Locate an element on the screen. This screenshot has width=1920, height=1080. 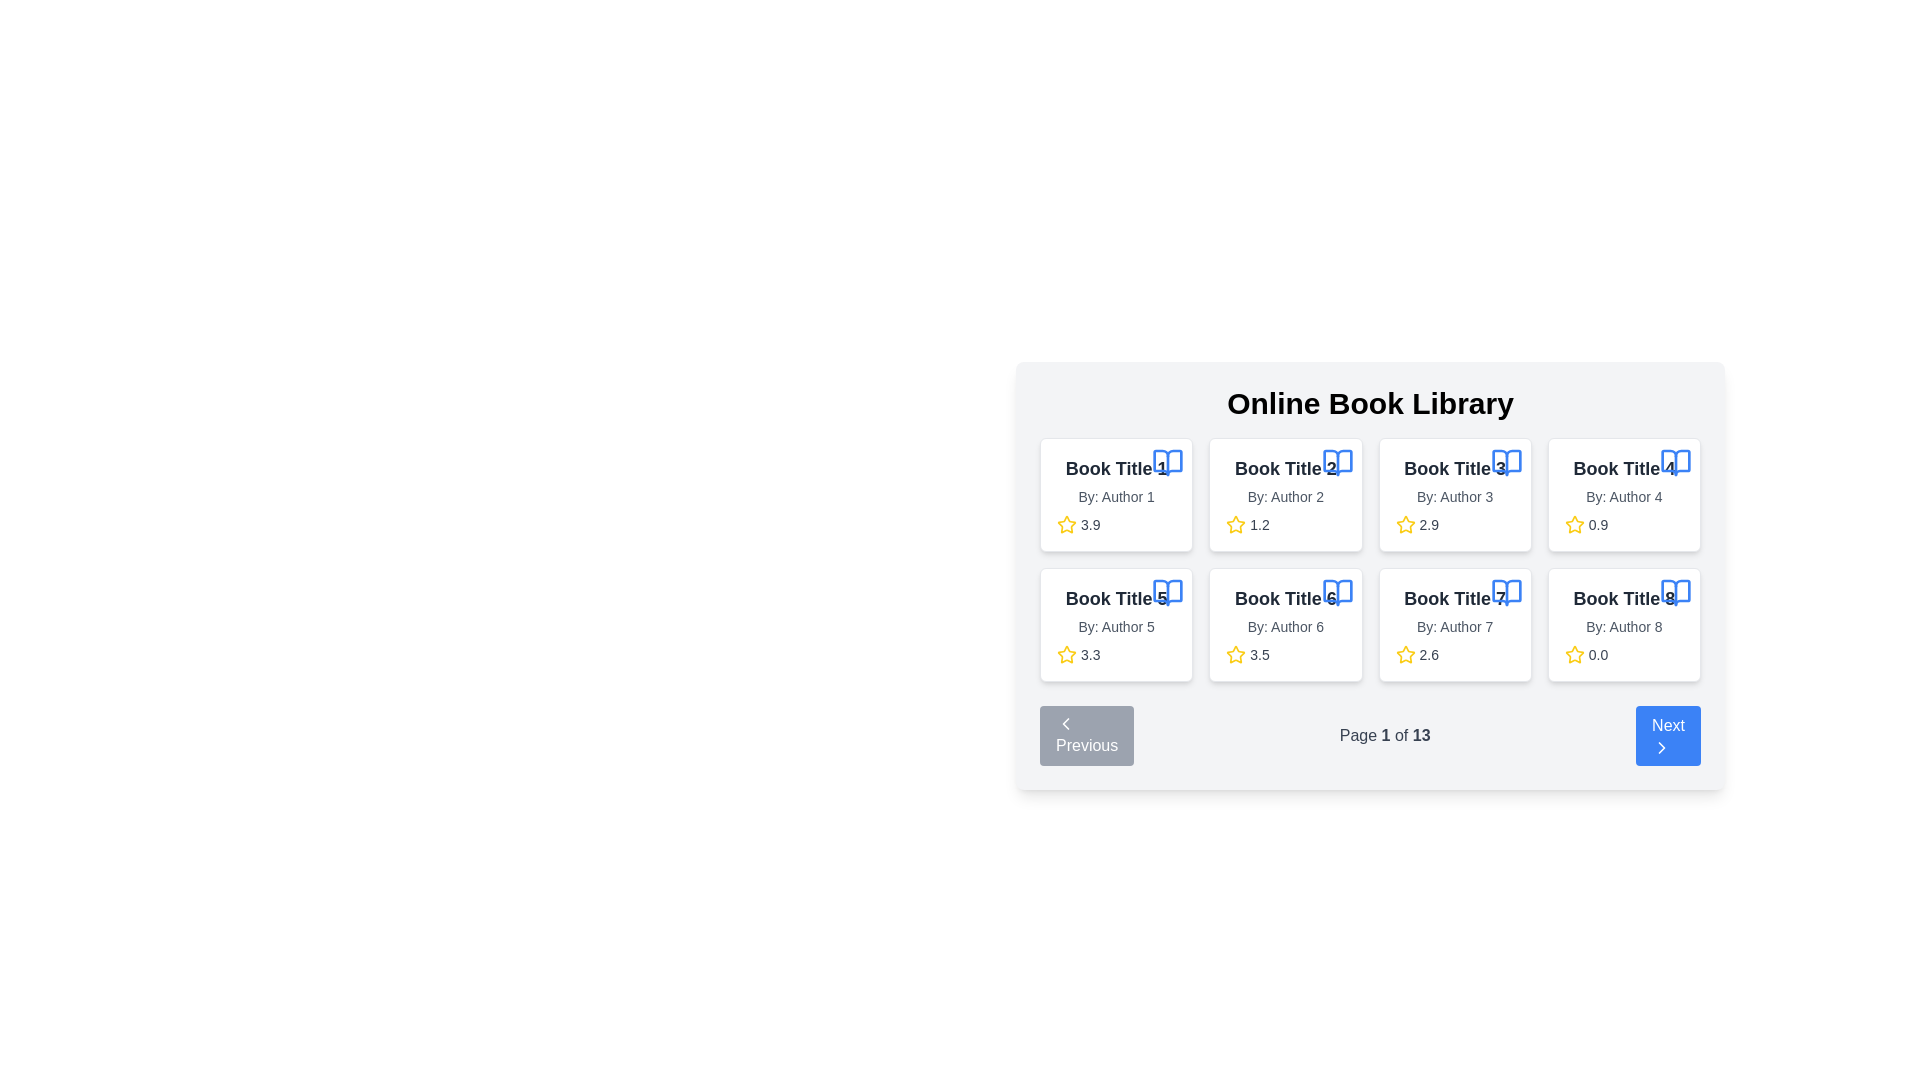
the text label displaying the value '3.3', which is located under 'Book Title 5' and adjacent to a yellow star icon is located at coordinates (1089, 655).